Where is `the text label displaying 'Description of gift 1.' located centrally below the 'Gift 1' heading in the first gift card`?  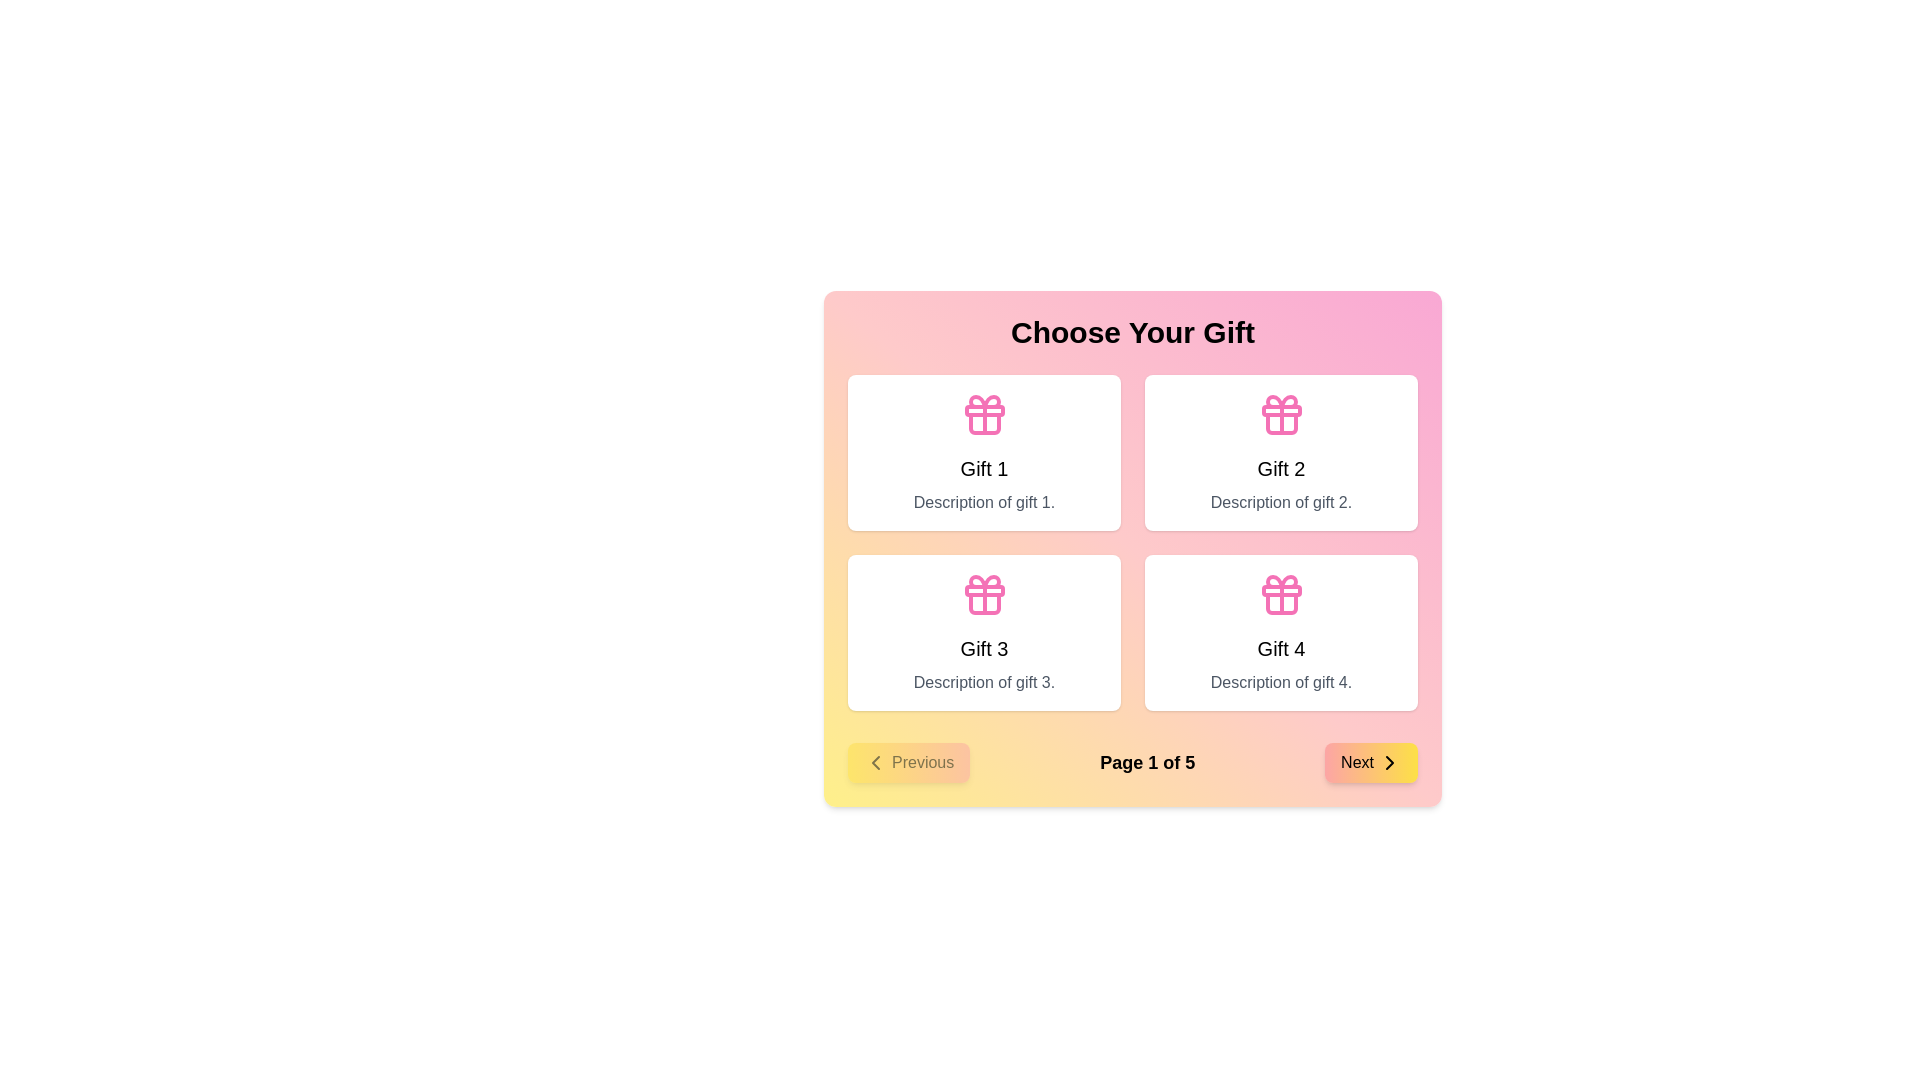 the text label displaying 'Description of gift 1.' located centrally below the 'Gift 1' heading in the first gift card is located at coordinates (984, 501).